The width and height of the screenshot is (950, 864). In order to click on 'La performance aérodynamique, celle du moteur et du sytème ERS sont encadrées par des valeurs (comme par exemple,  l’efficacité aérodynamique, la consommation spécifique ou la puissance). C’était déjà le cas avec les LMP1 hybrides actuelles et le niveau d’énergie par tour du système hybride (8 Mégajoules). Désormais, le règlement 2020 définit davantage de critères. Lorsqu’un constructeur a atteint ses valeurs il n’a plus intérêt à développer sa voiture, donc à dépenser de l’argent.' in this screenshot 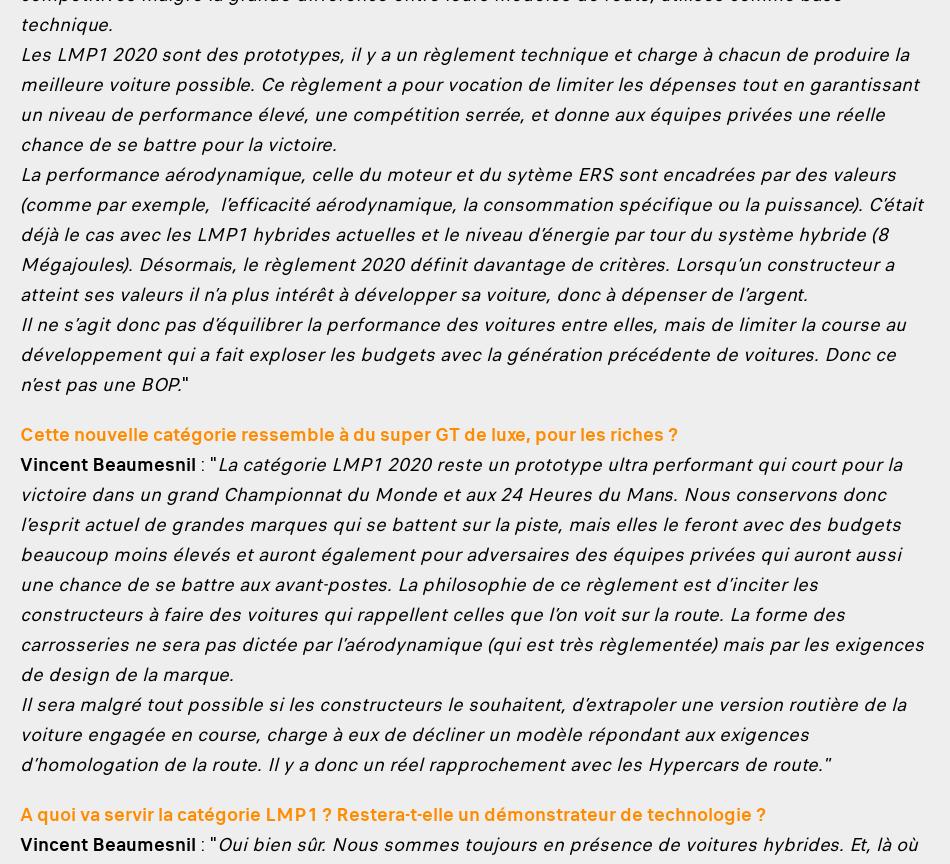, I will do `click(470, 234)`.